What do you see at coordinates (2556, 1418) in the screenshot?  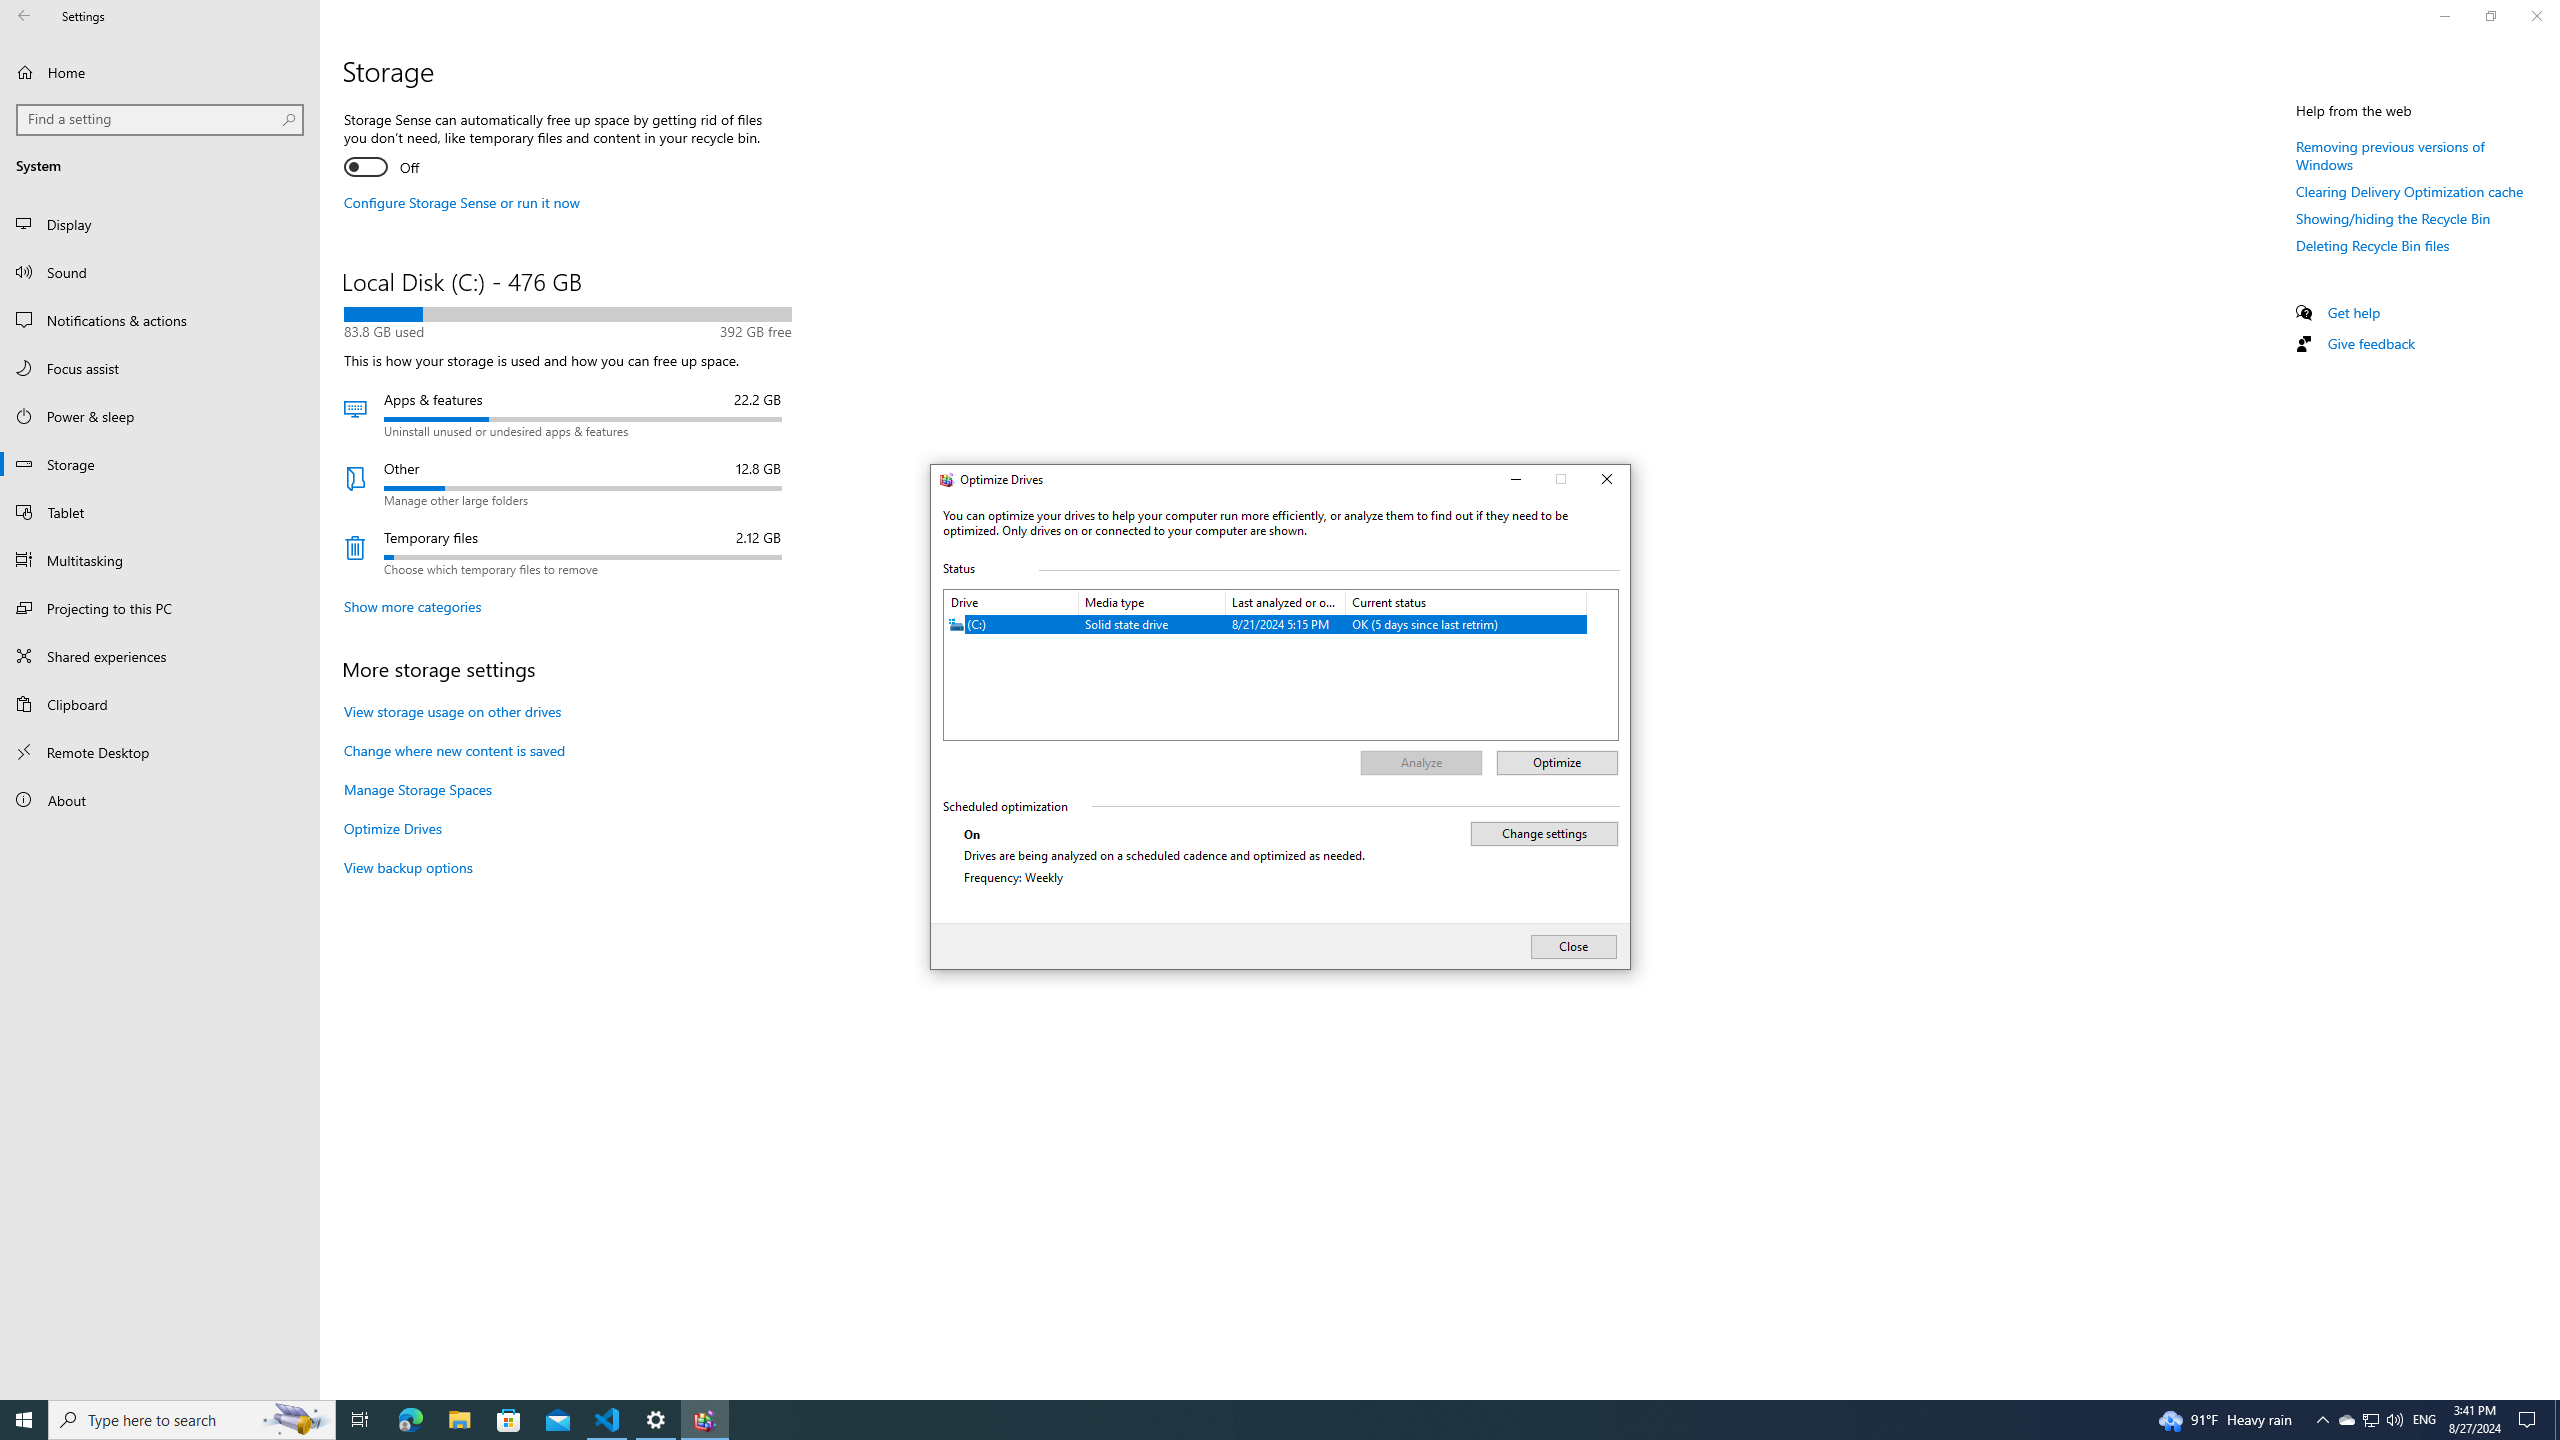 I see `'Show desktop'` at bounding box center [2556, 1418].